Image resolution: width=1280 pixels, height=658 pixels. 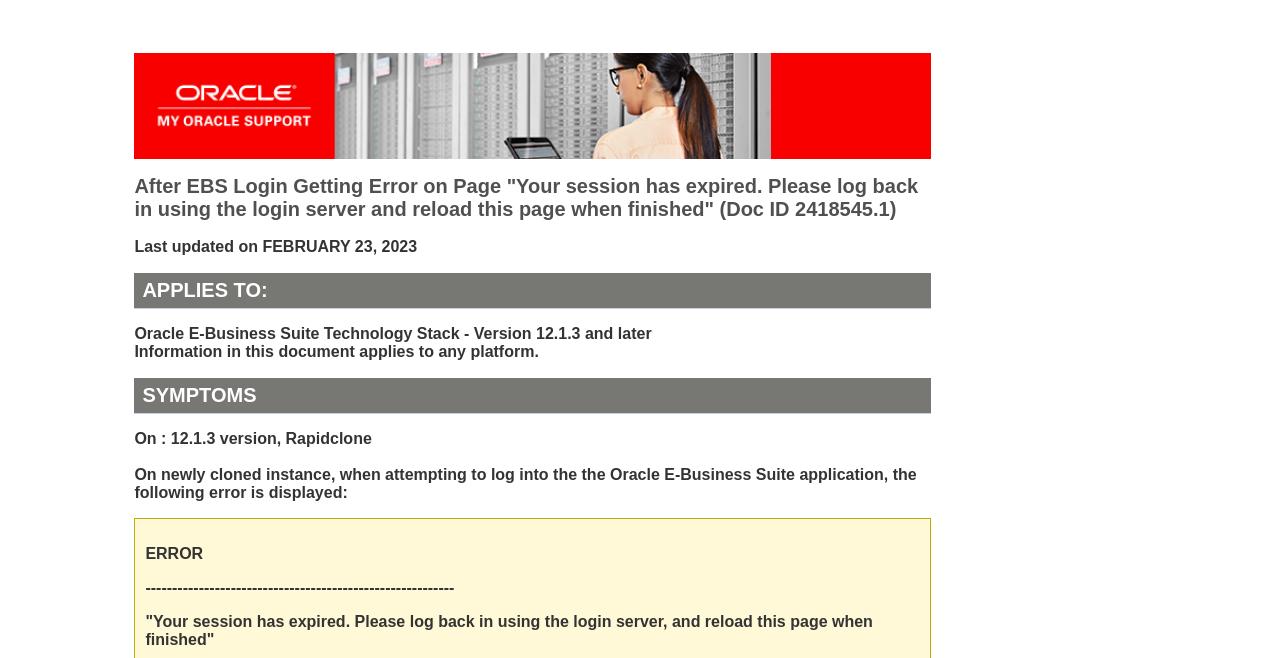 What do you see at coordinates (525, 483) in the screenshot?
I see `'On newly cloned instance, when attempting to log into the the Oracle E-Business Suite application, the following error is displayed:'` at bounding box center [525, 483].